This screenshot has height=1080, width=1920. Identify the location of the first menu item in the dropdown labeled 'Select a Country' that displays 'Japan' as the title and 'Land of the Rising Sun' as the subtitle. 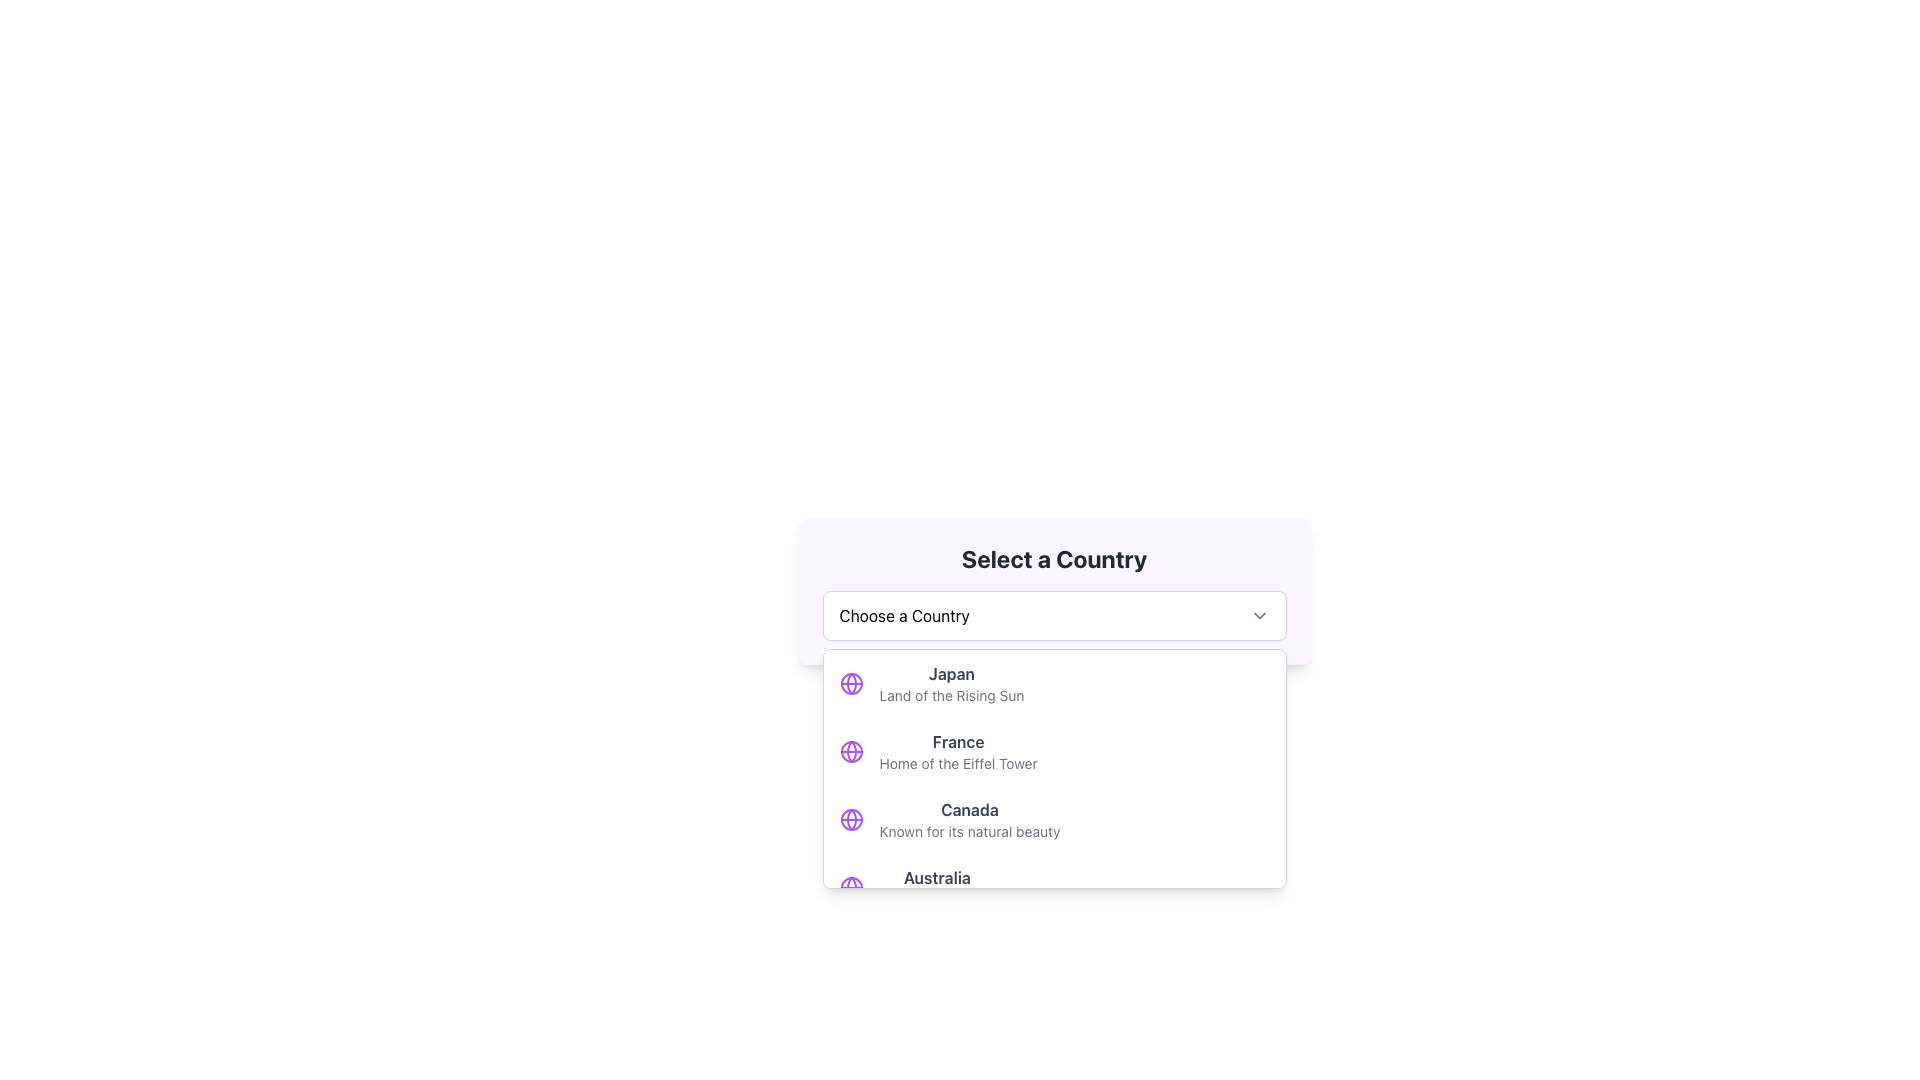
(950, 682).